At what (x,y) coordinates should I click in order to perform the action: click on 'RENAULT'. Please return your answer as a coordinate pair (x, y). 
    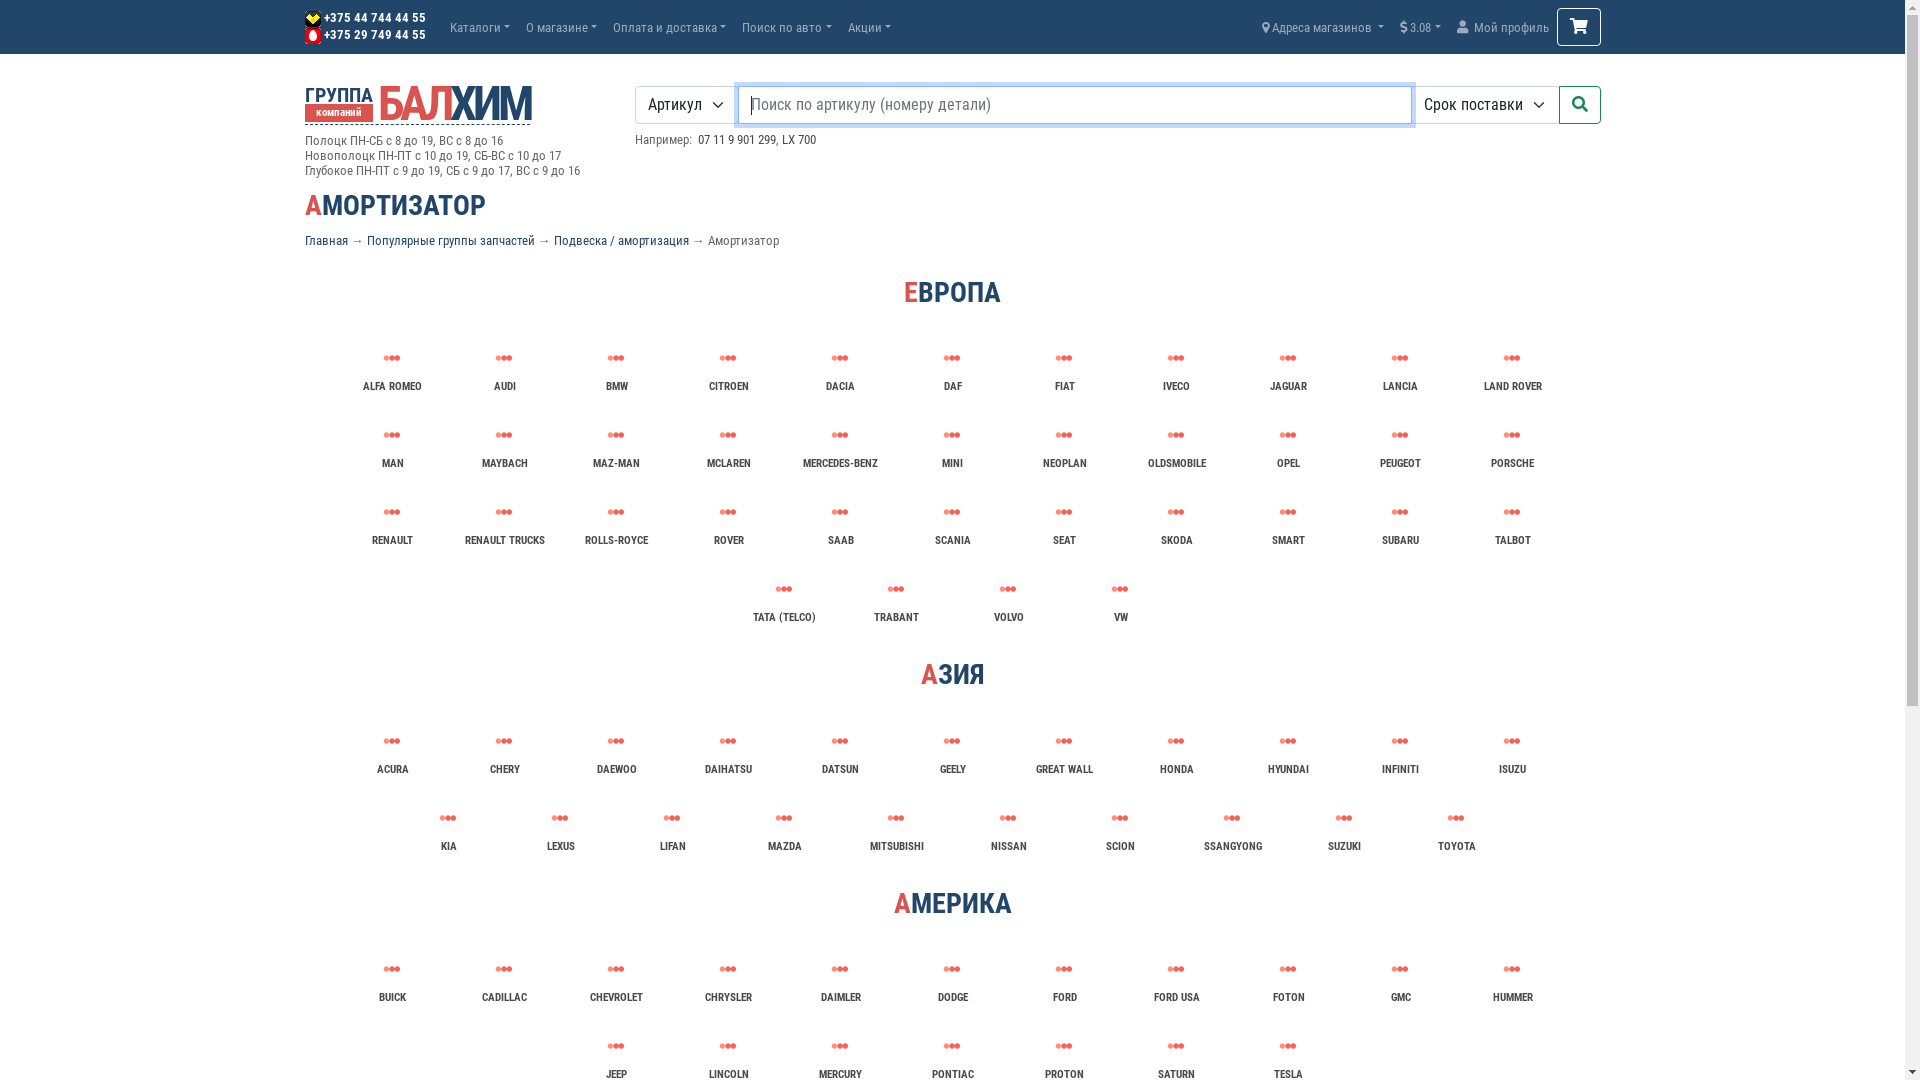
    Looking at the image, I should click on (392, 511).